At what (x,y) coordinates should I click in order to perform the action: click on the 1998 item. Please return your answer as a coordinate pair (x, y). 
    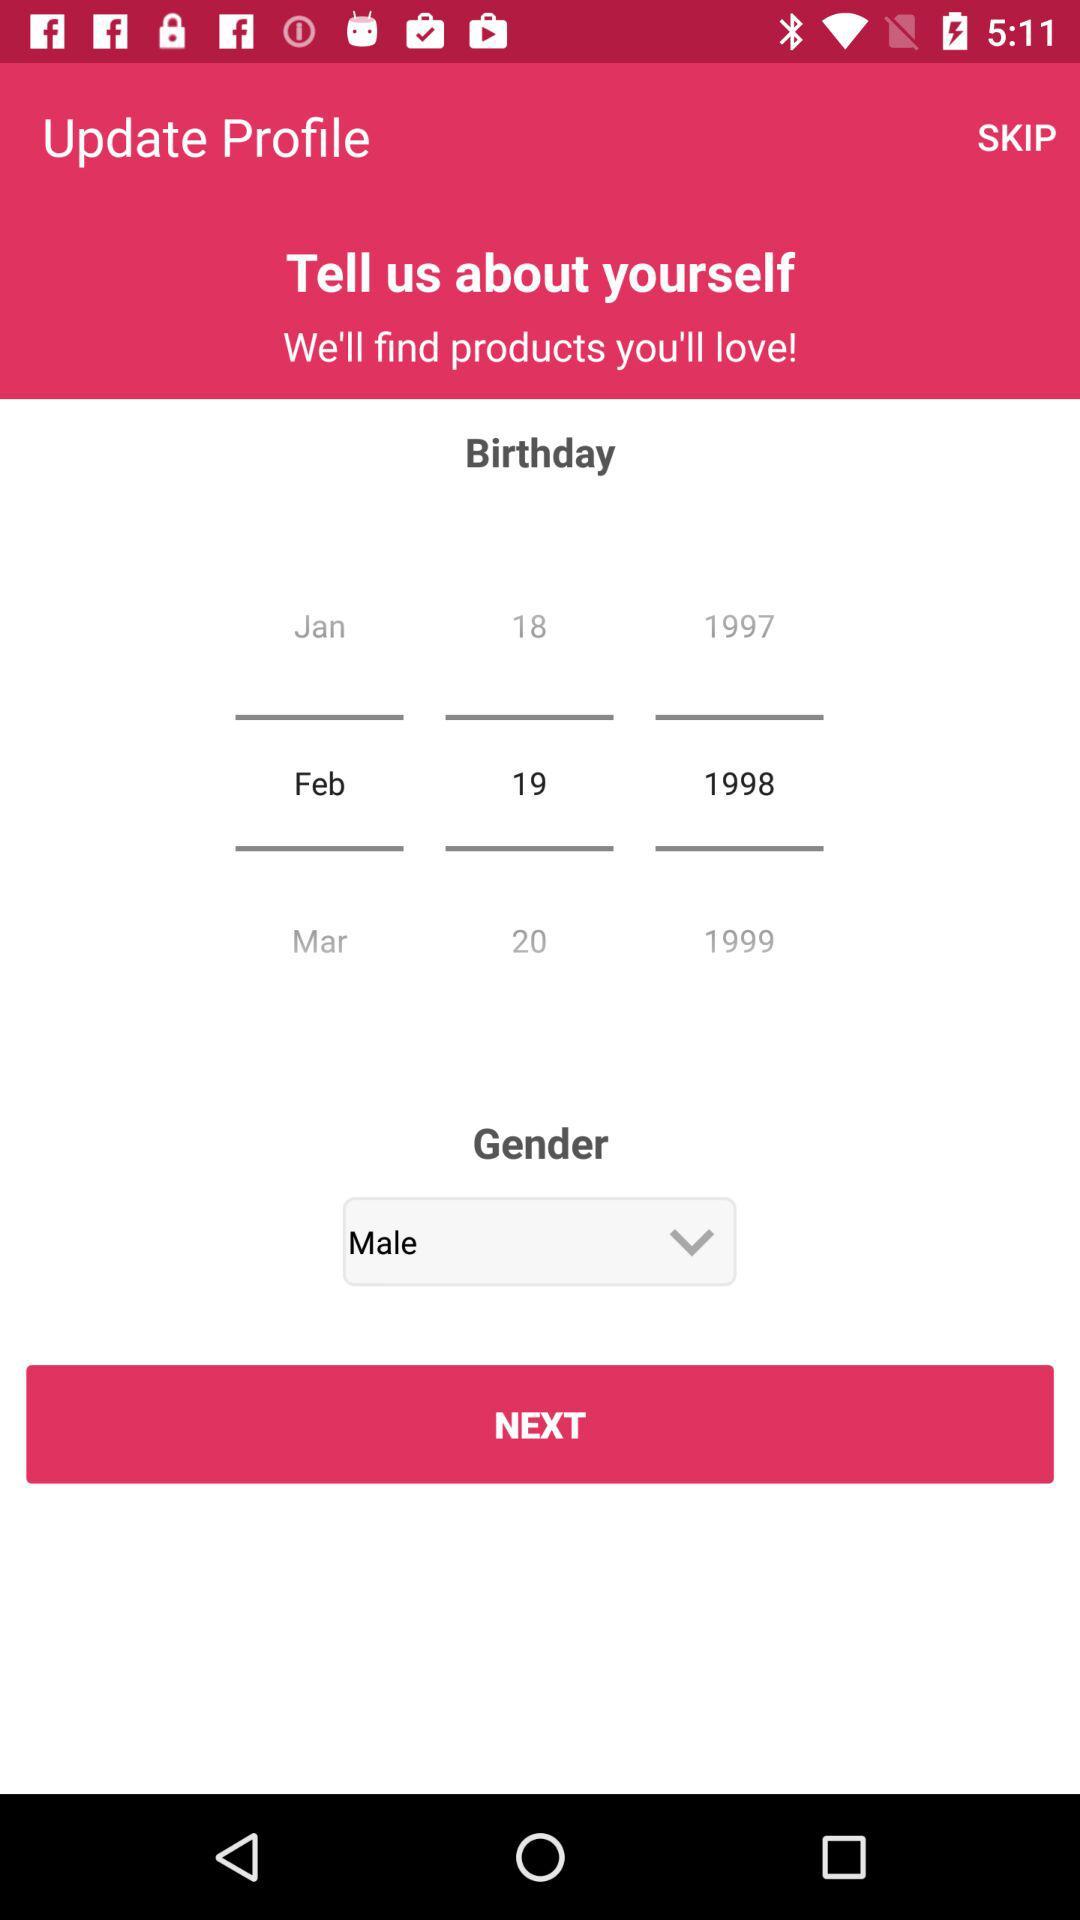
    Looking at the image, I should click on (739, 781).